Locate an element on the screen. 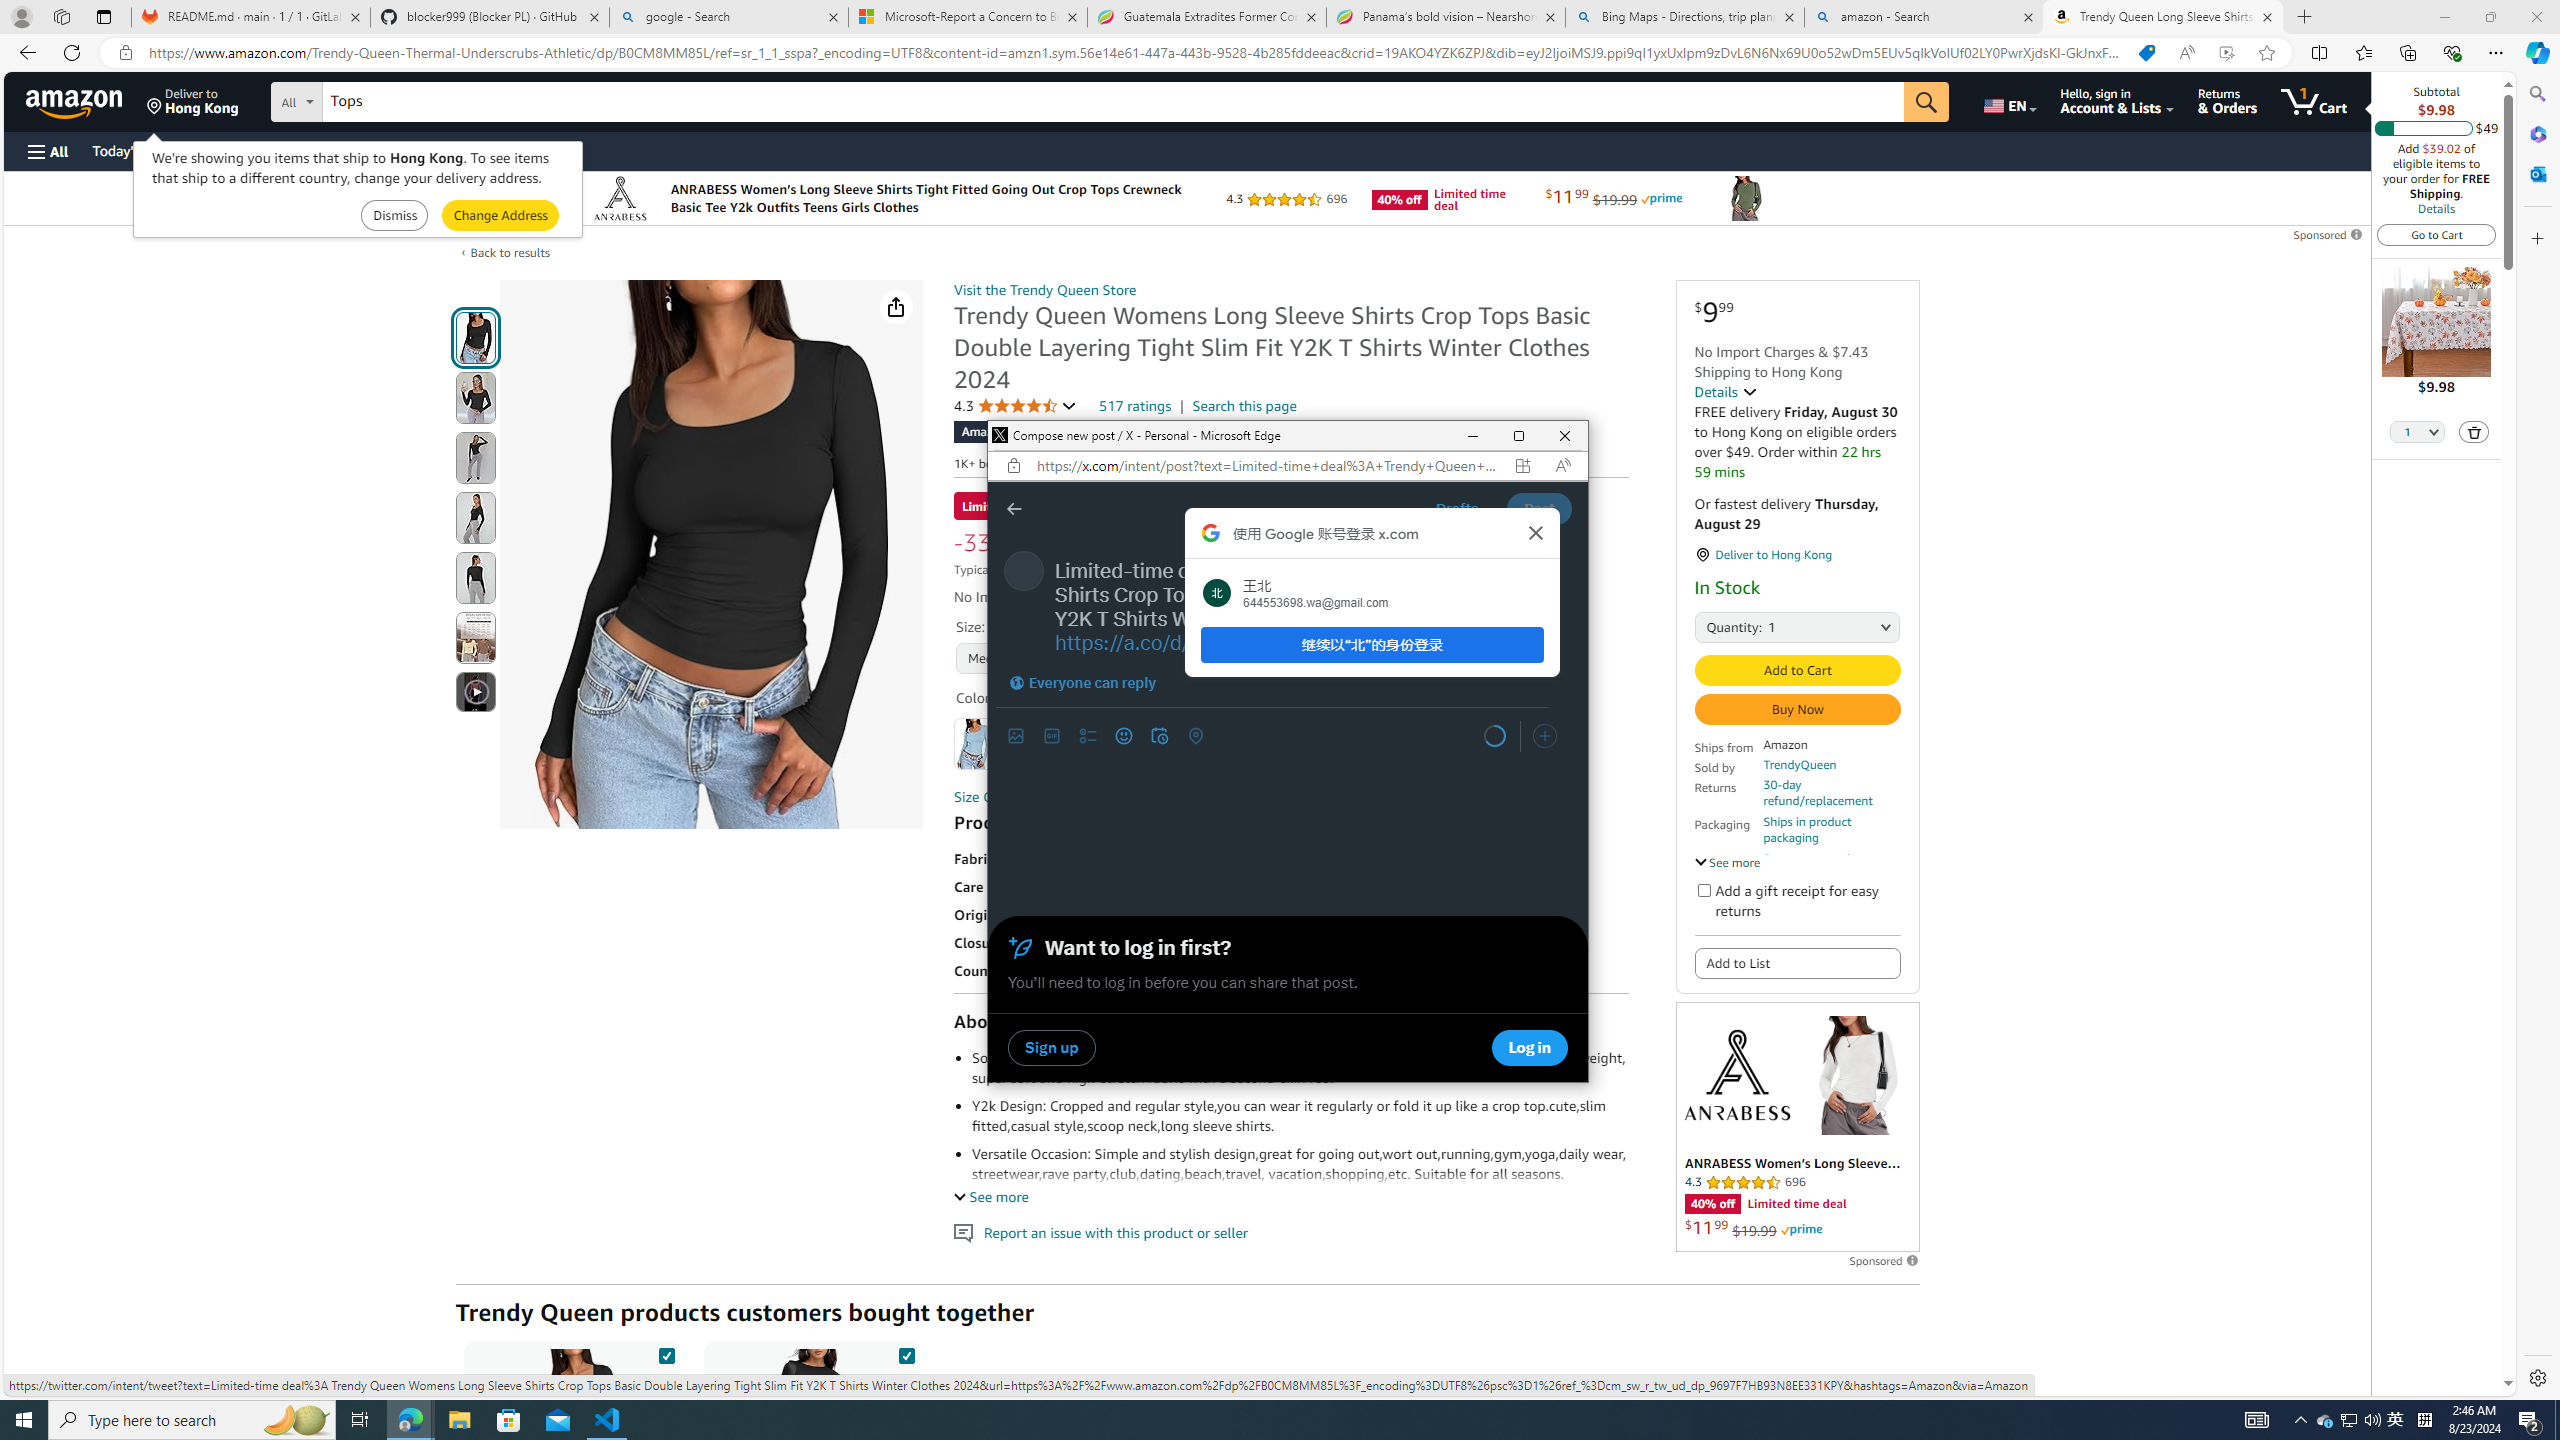 This screenshot has height=1440, width=2560. 'Action Center, 2 new notifications' is located at coordinates (2530, 1418).